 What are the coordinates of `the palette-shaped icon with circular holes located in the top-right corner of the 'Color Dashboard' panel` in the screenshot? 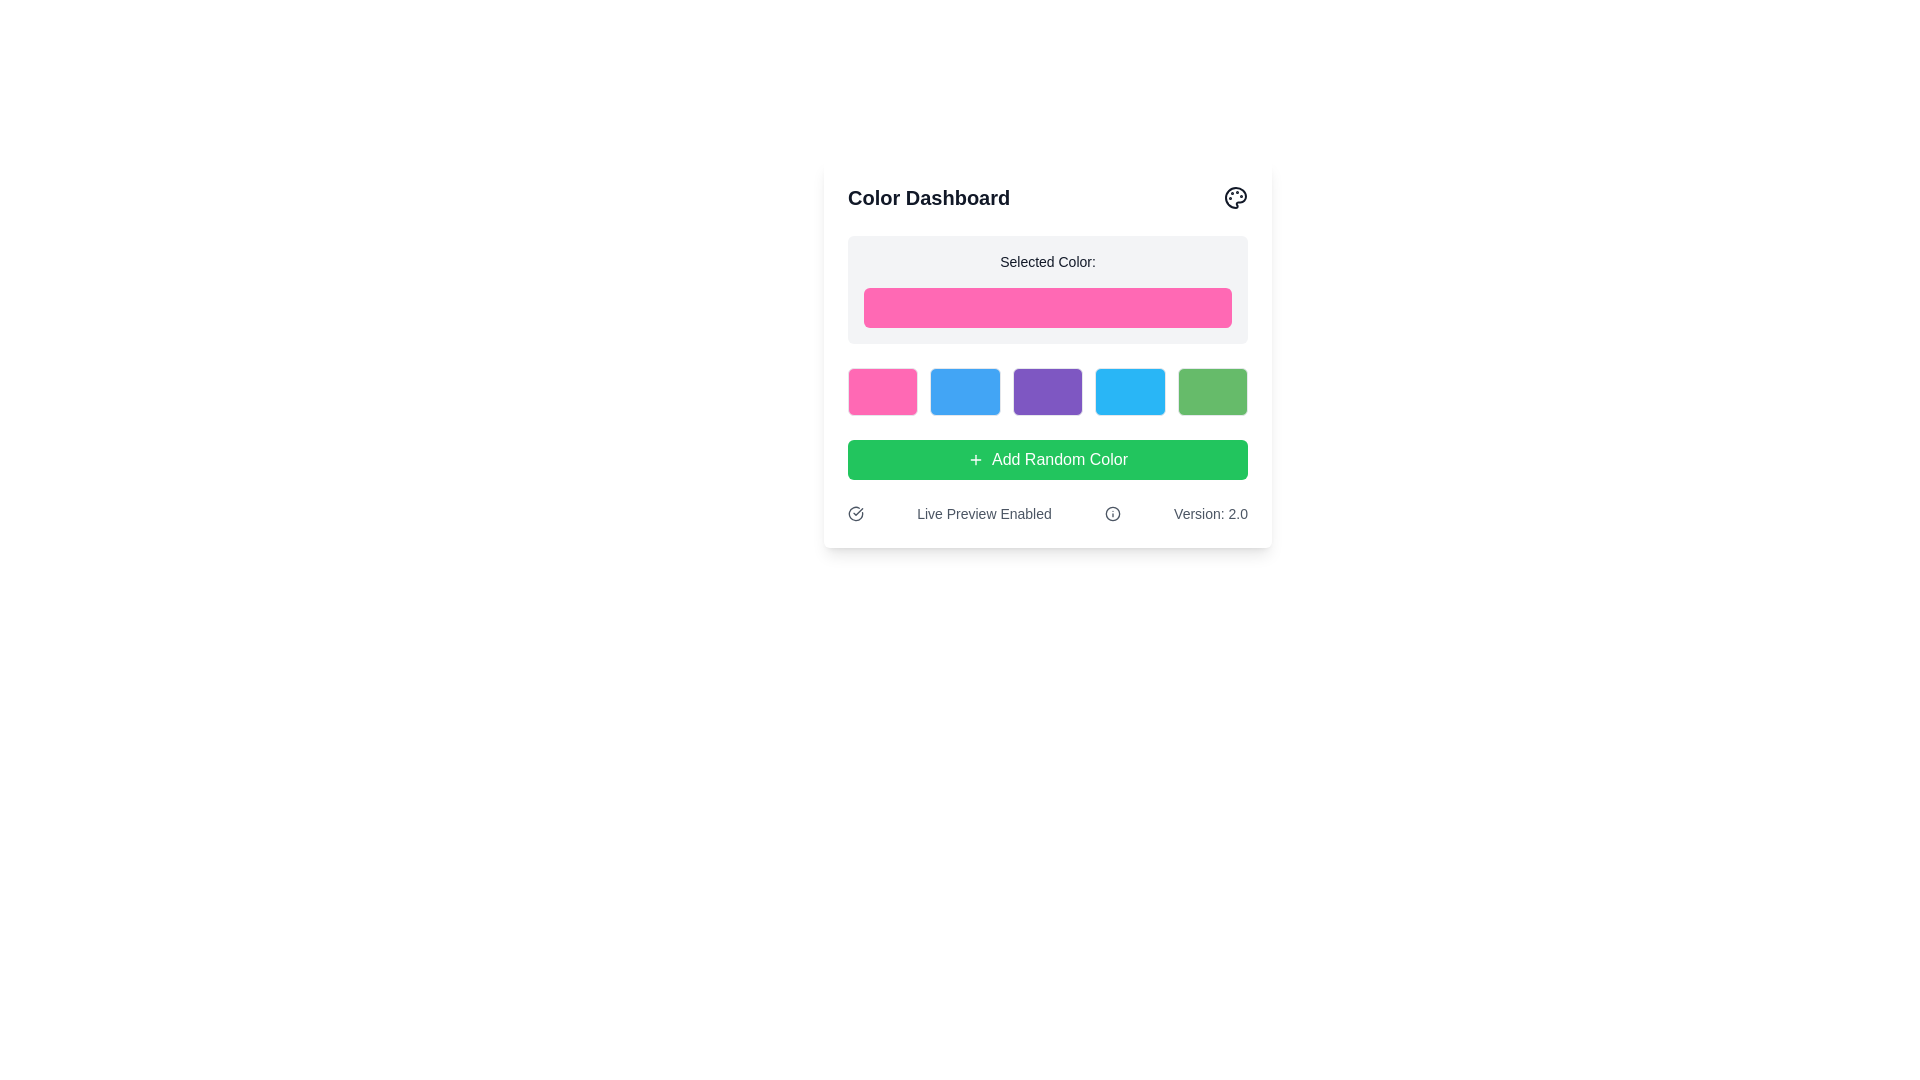 It's located at (1235, 197).